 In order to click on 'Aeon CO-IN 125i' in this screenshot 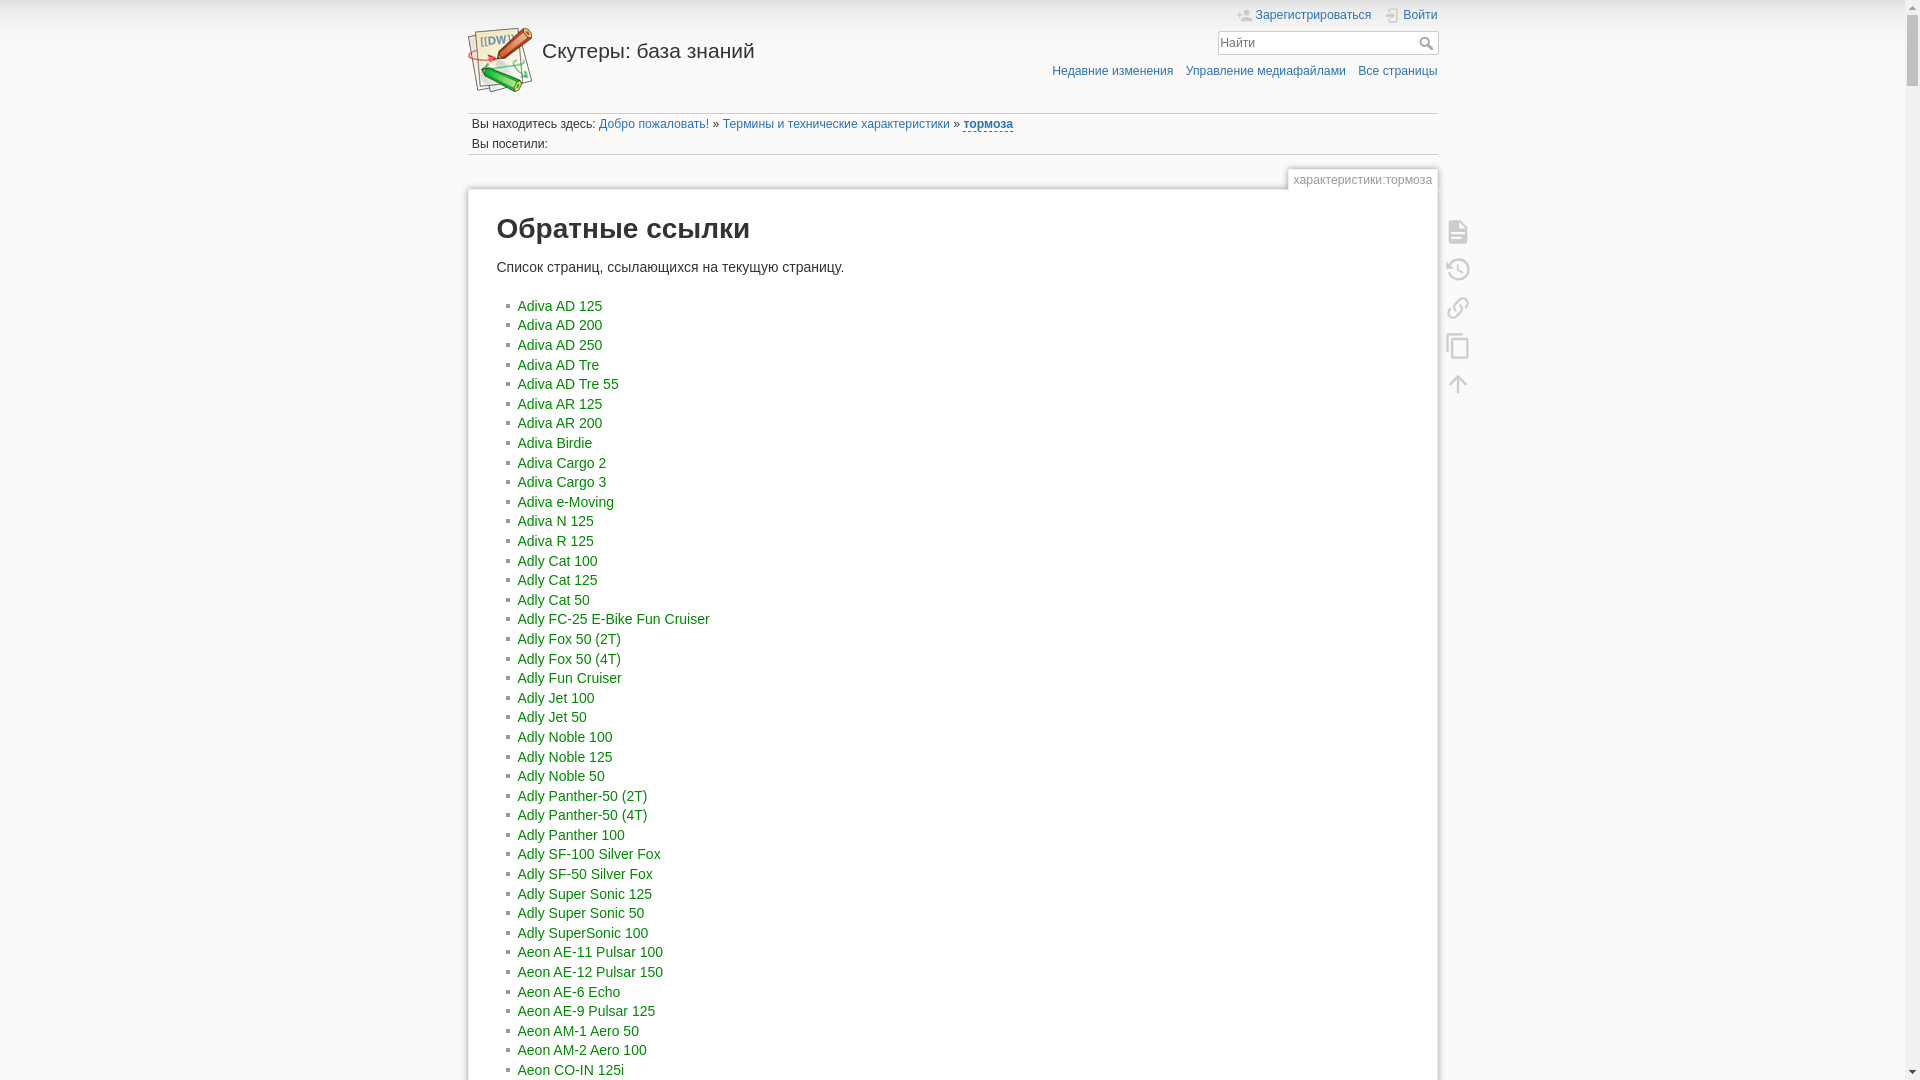, I will do `click(570, 1068)`.